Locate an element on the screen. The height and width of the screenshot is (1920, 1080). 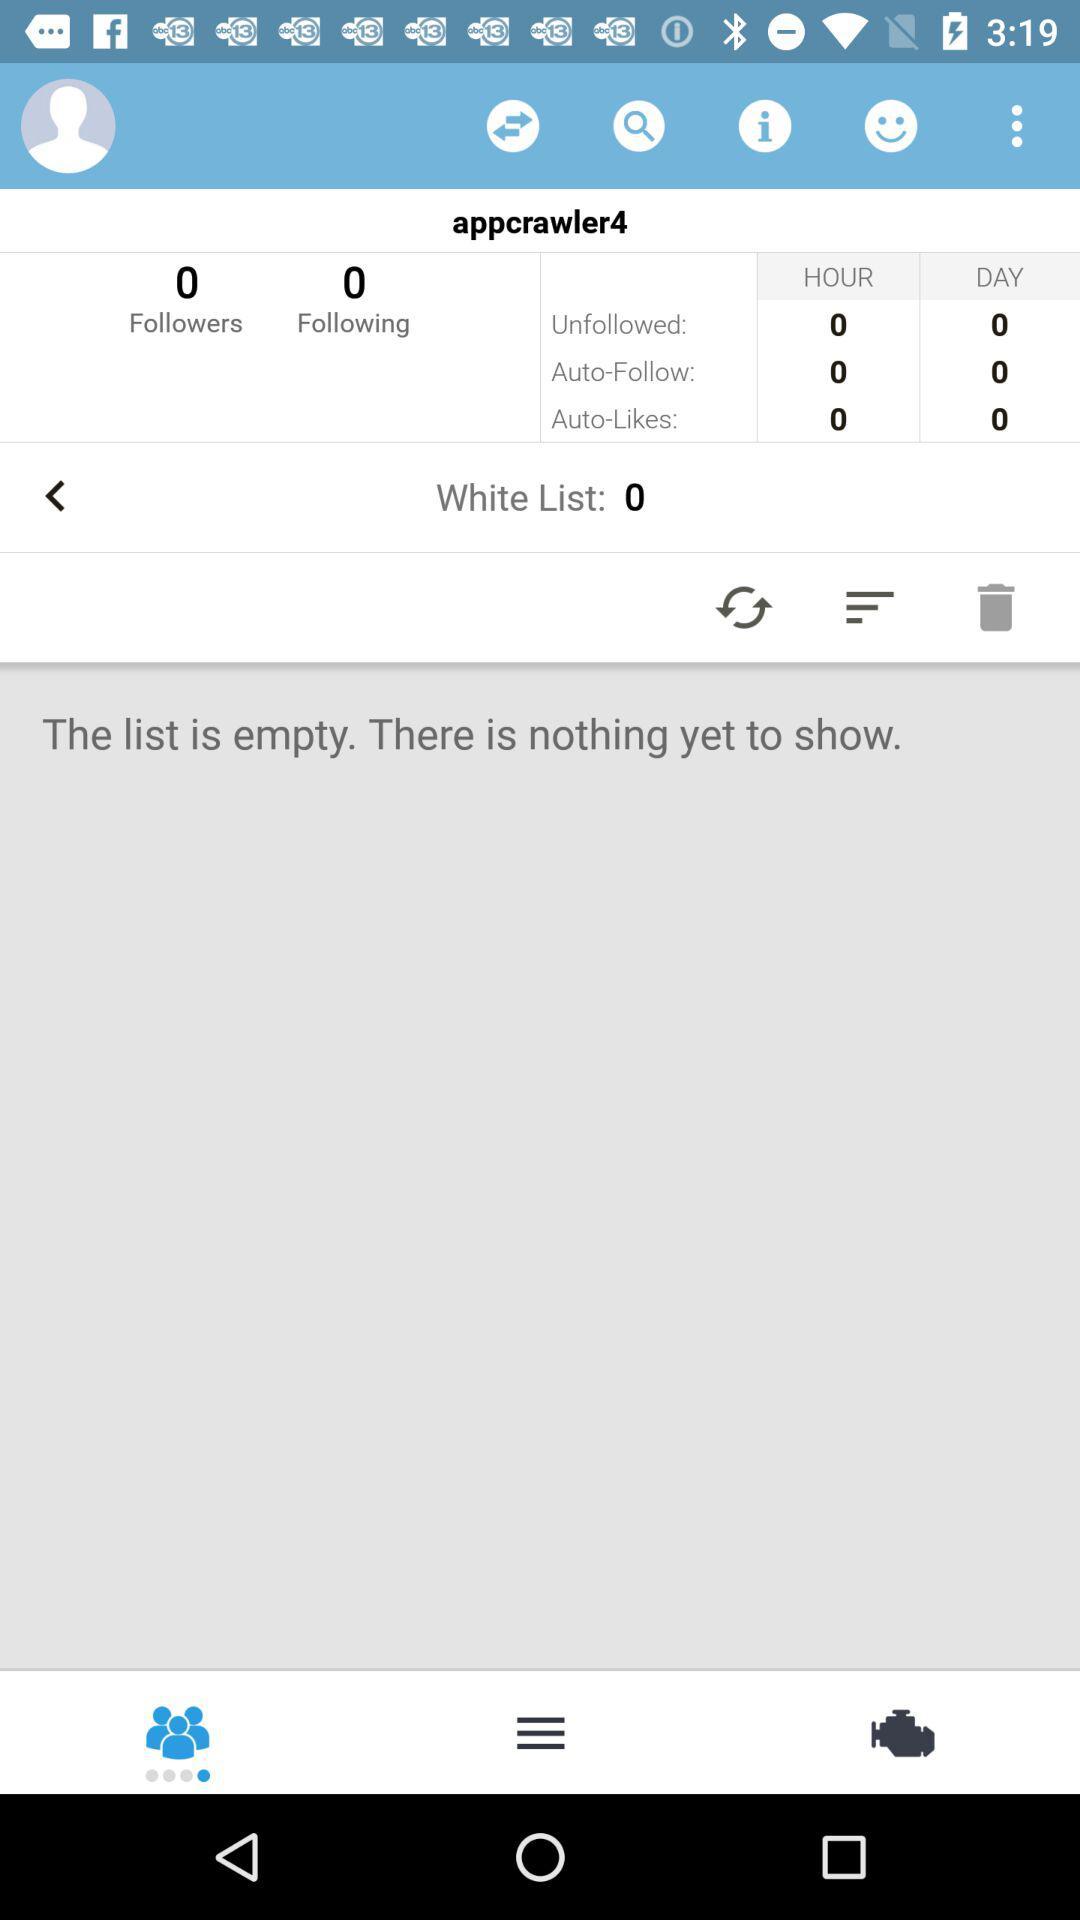
delete is located at coordinates (995, 606).